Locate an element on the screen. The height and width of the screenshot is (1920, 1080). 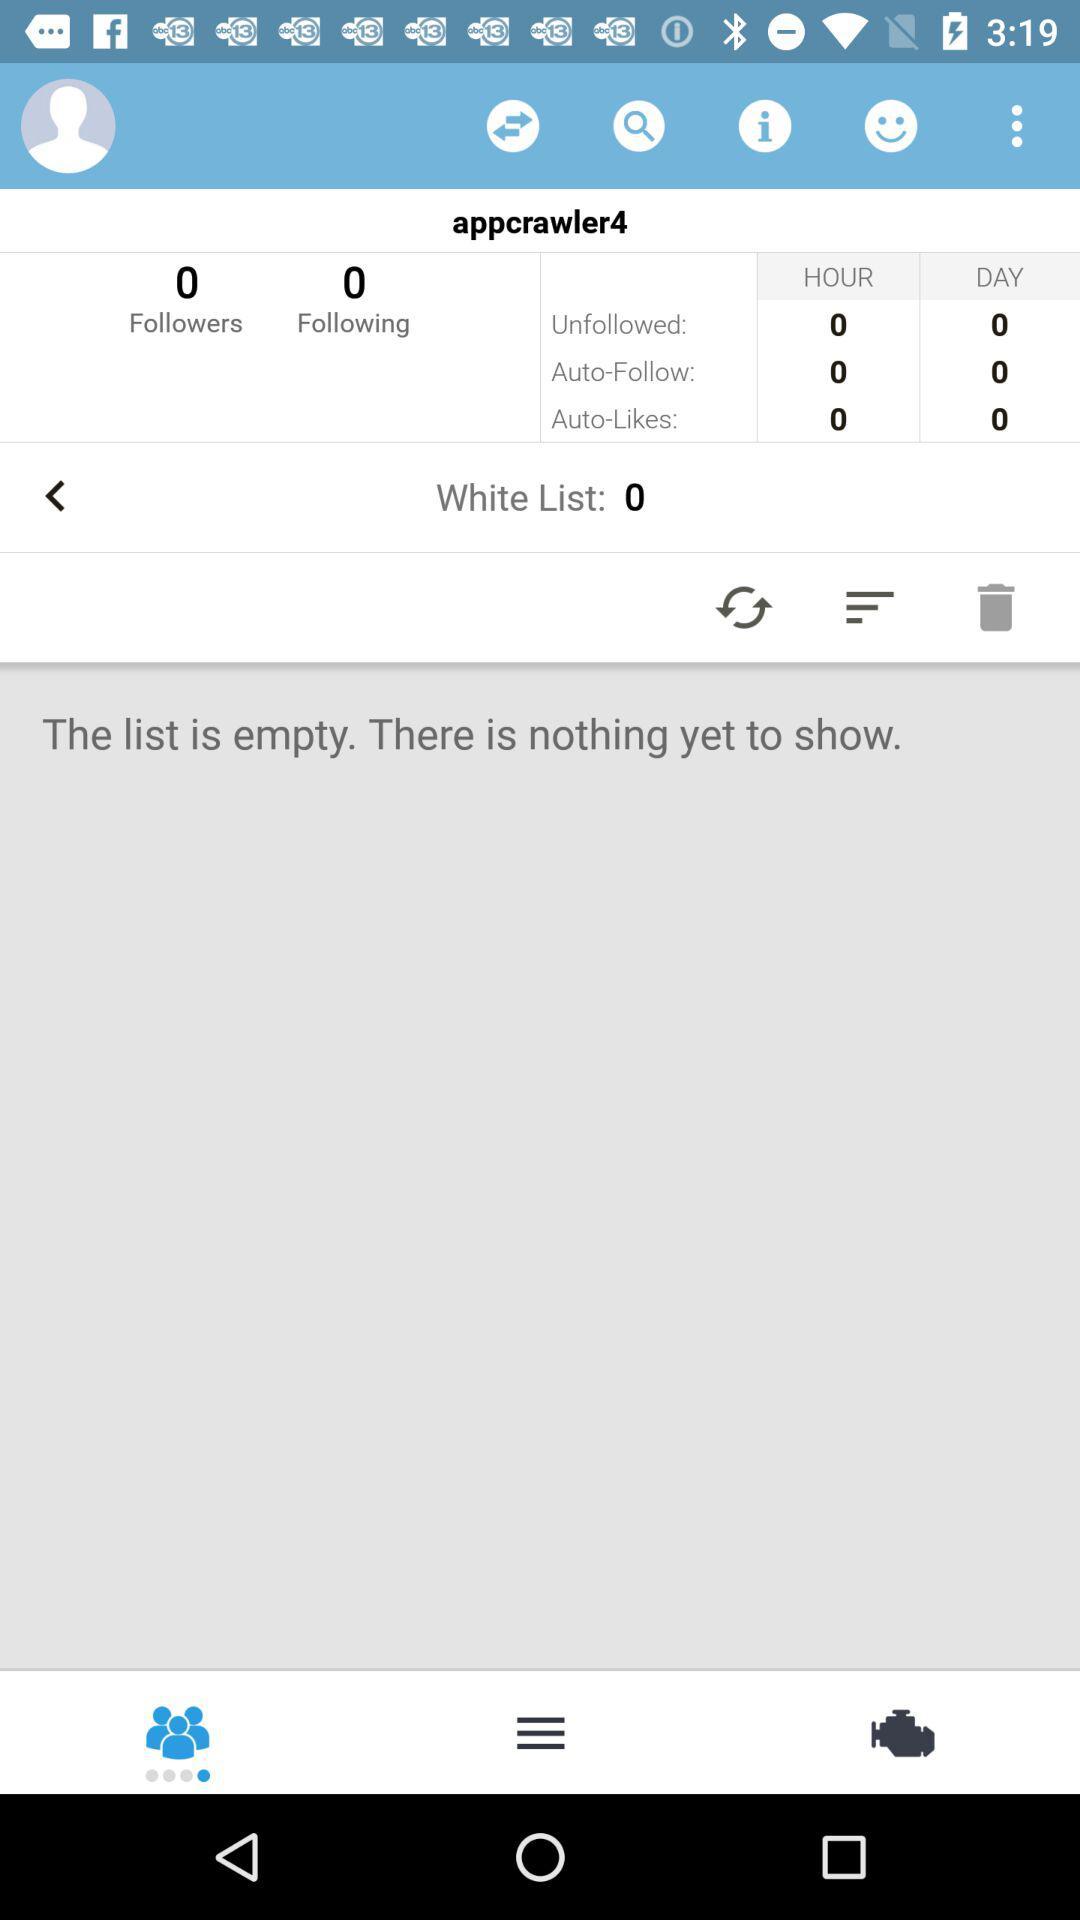
delete is located at coordinates (995, 606).